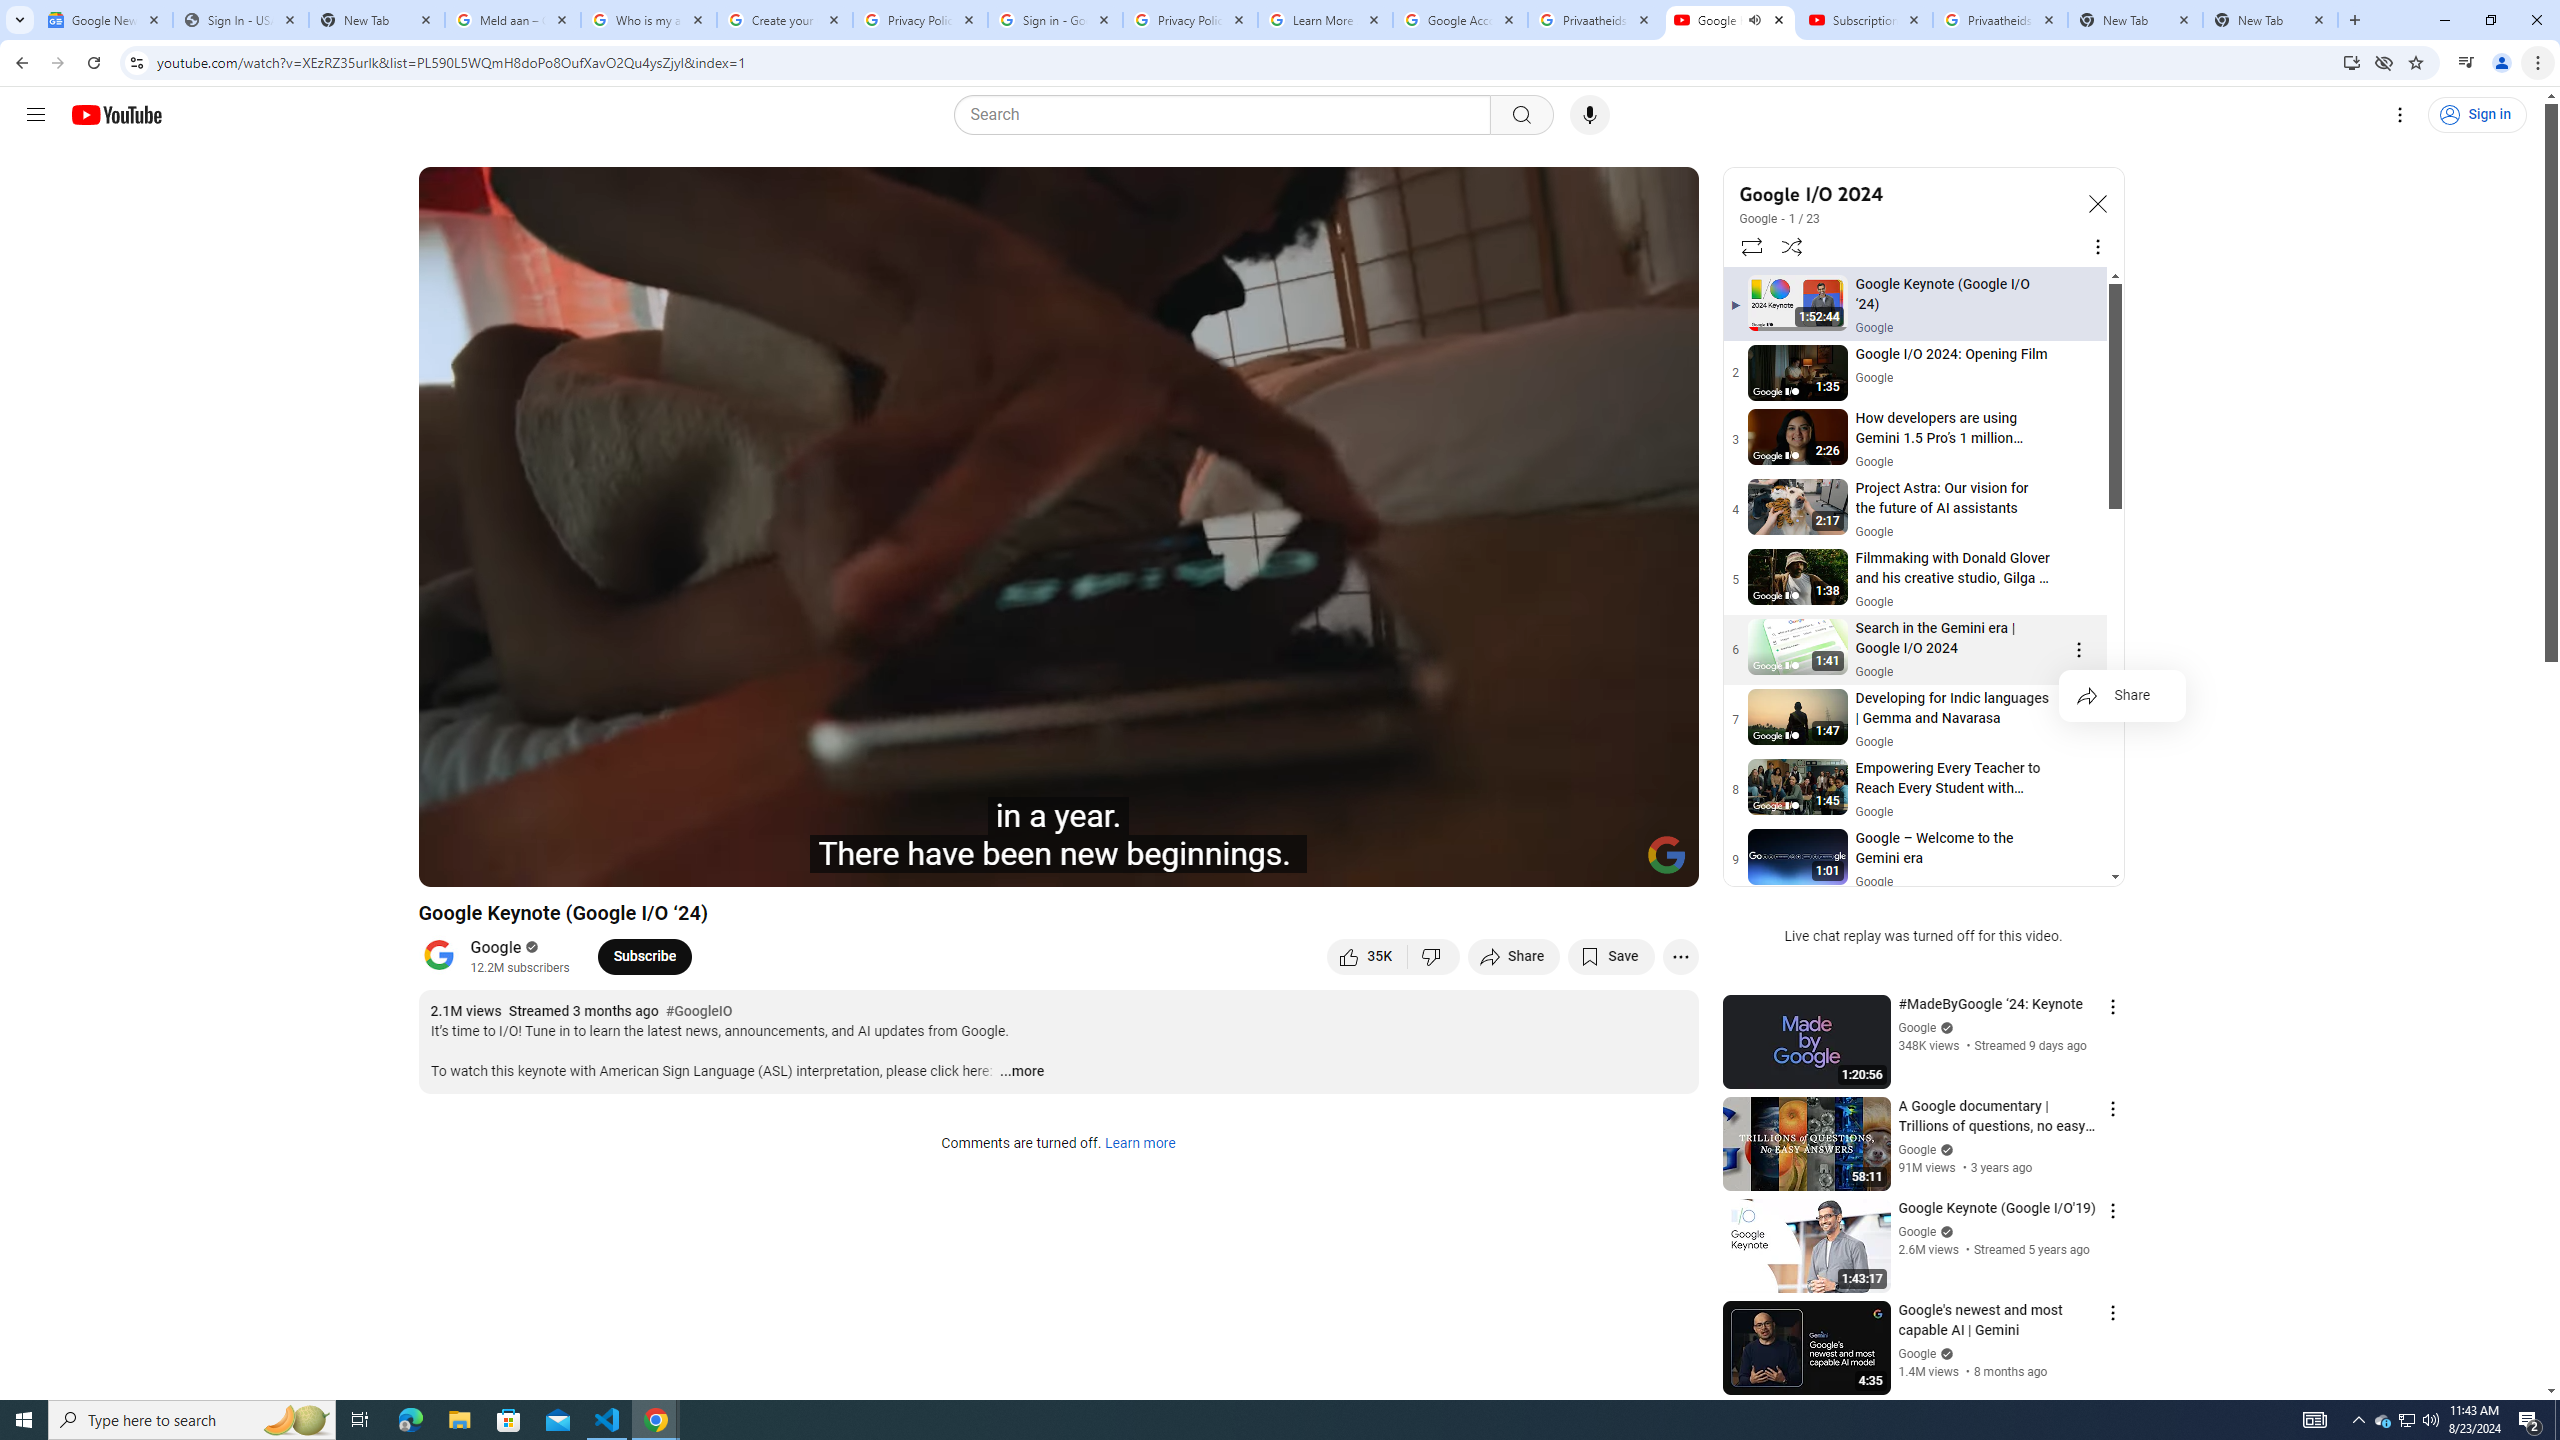 Image resolution: width=2560 pixels, height=1440 pixels. Describe the element at coordinates (1679, 955) in the screenshot. I see `'More actions'` at that location.